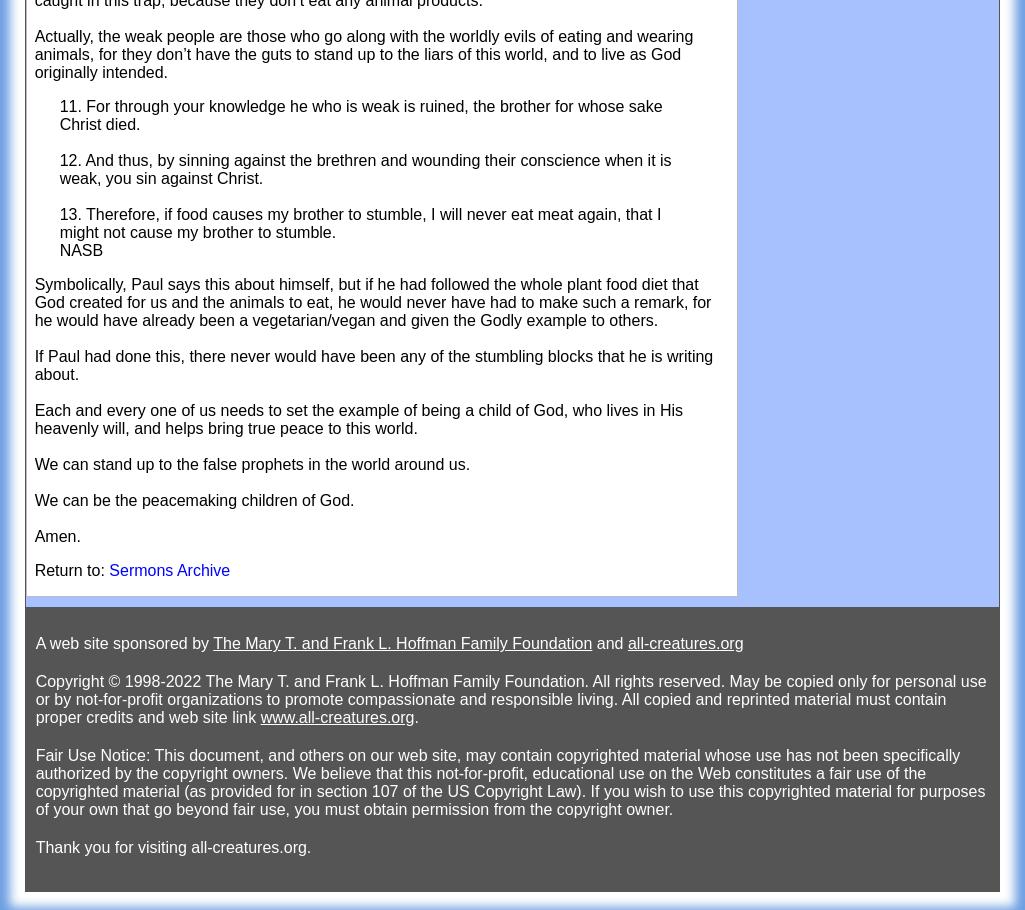 The height and width of the screenshot is (910, 1025). What do you see at coordinates (371, 302) in the screenshot?
I see `'Symbolically, Paul says this about himself, but if he had followed the whole 
	plant food diet that God created for us and the animals to eat, he would 
	never have had to make such a remark, for he would have already been a 
	vegetarian/vegan and given the Godly example to others.'` at bounding box center [371, 302].